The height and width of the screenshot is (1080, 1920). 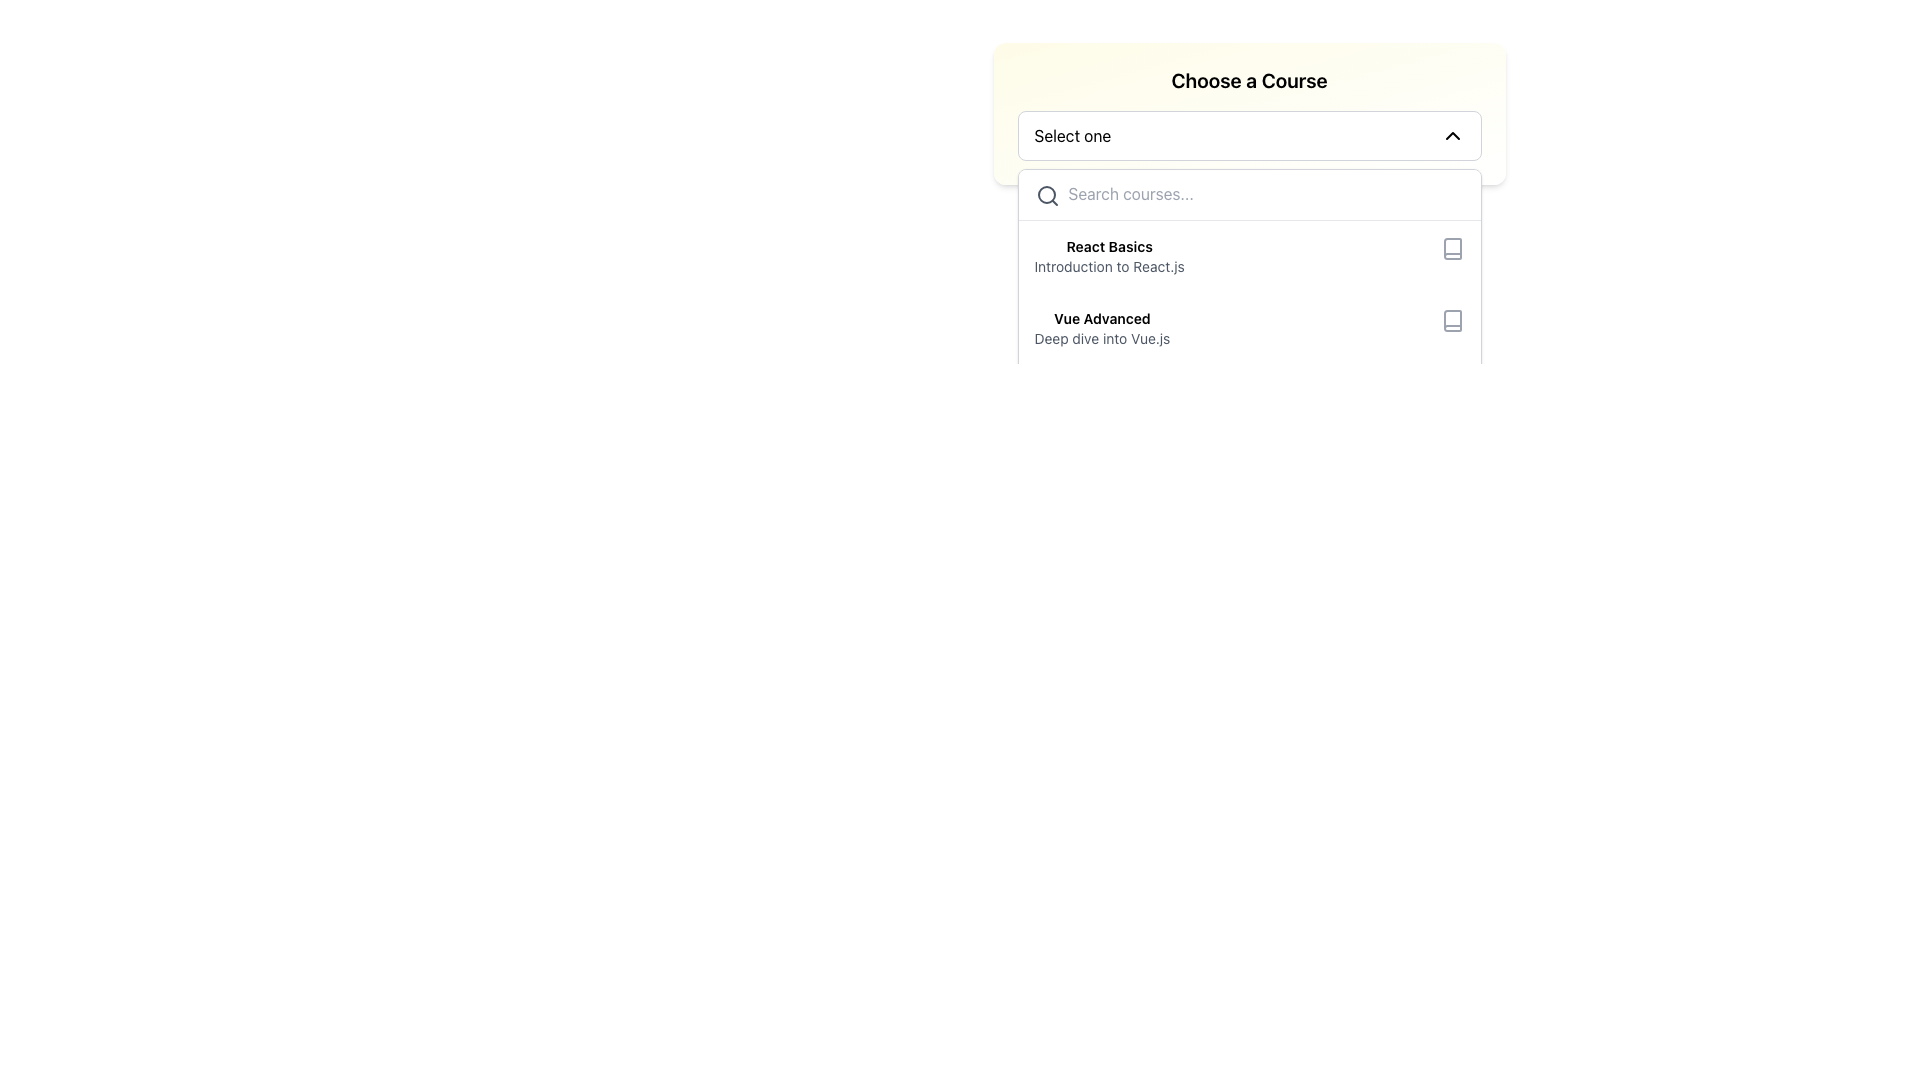 I want to click on the 'Vue Advanced' menu option in the dropdown under 'Choose a Course', so click(x=1101, y=327).